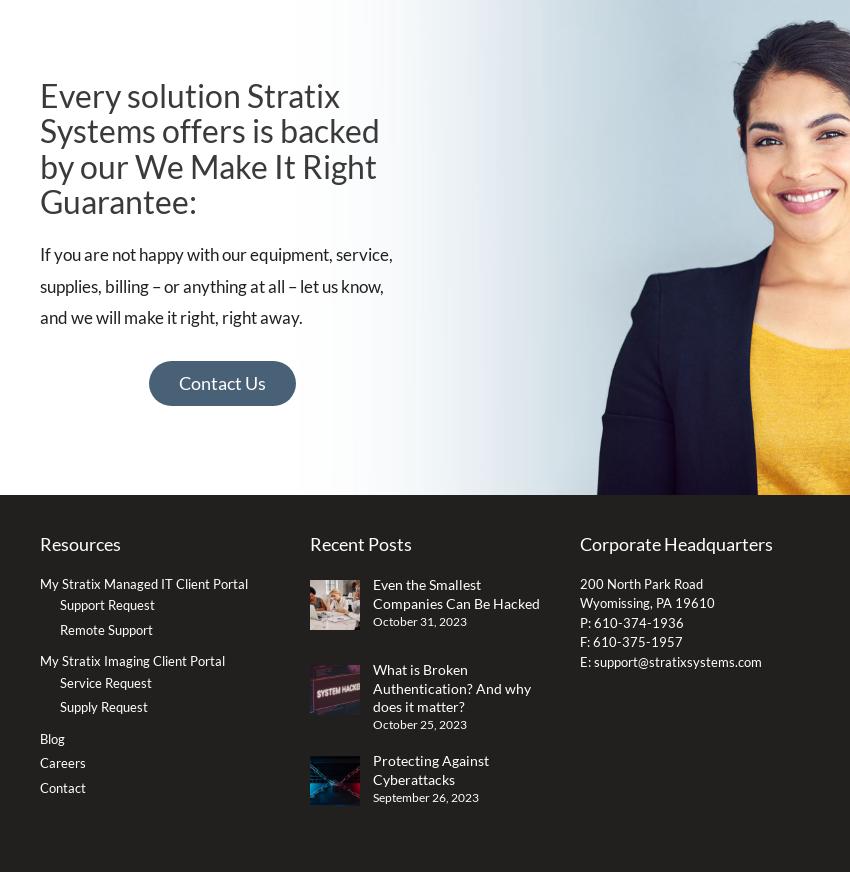 Image resolution: width=850 pixels, height=872 pixels. What do you see at coordinates (143, 583) in the screenshot?
I see `'My Stratix Managed IT Client Portal'` at bounding box center [143, 583].